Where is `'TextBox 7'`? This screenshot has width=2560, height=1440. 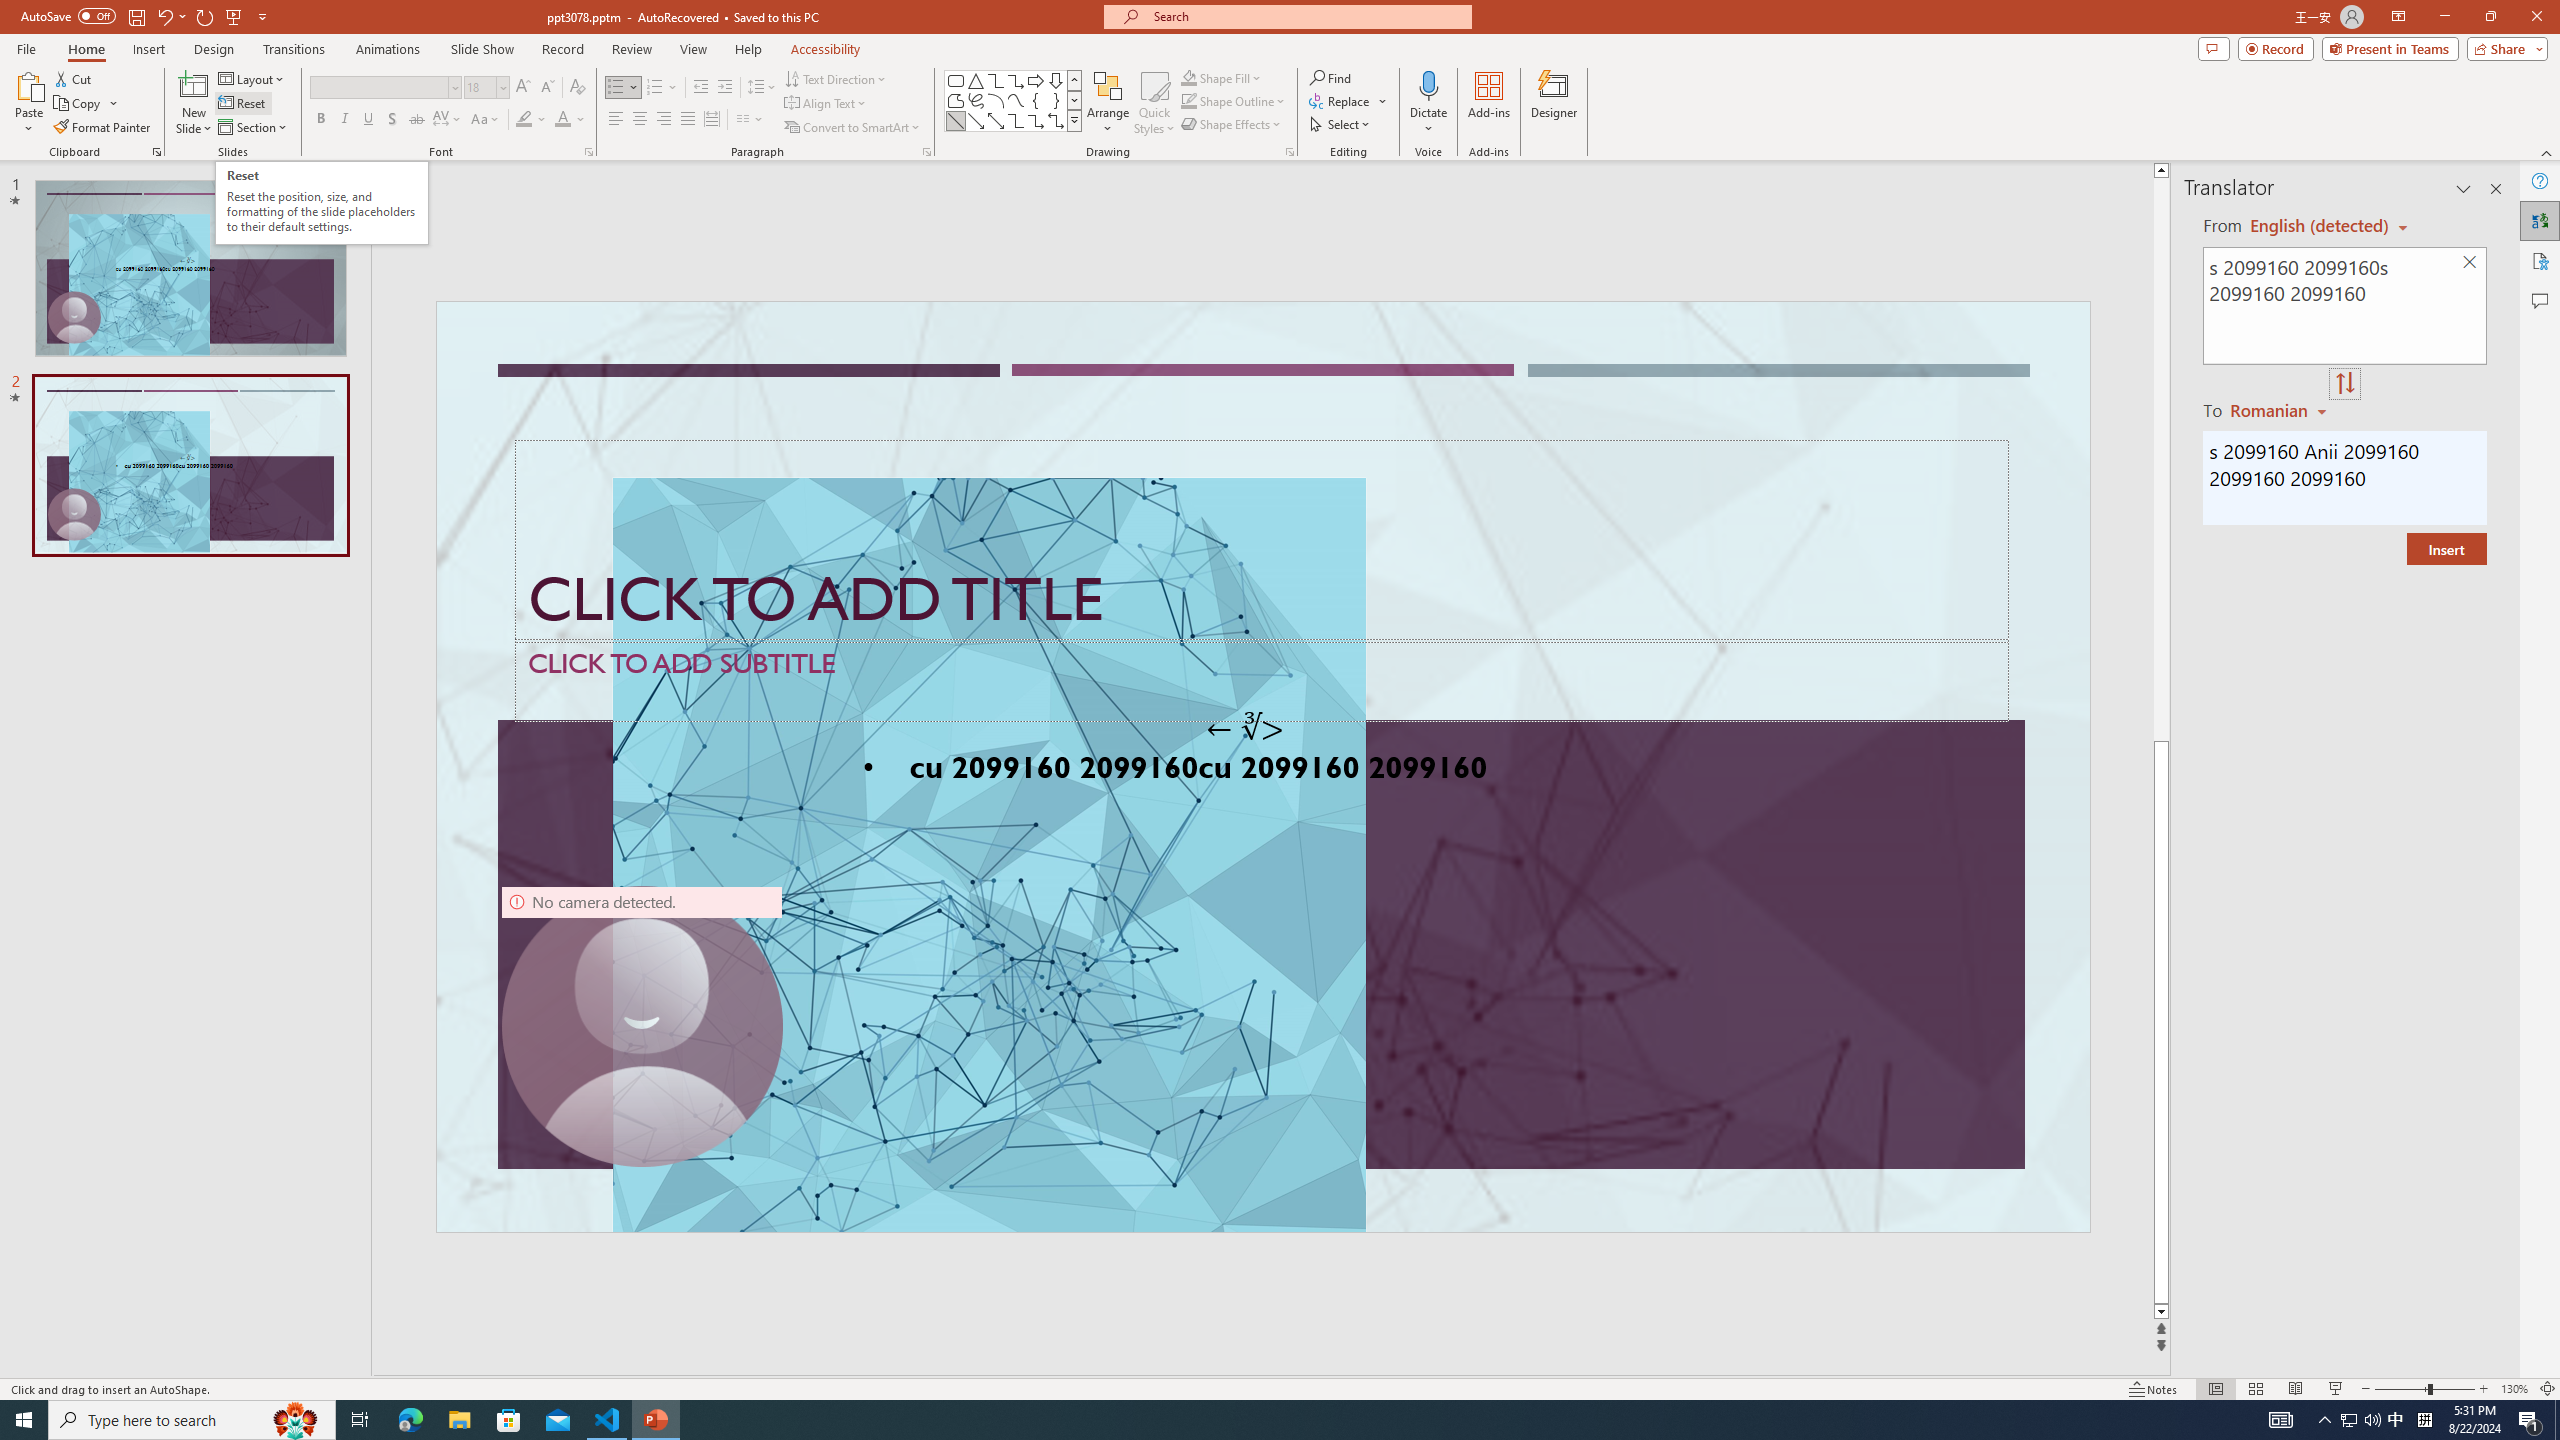 'TextBox 7' is located at coordinates (1244, 727).